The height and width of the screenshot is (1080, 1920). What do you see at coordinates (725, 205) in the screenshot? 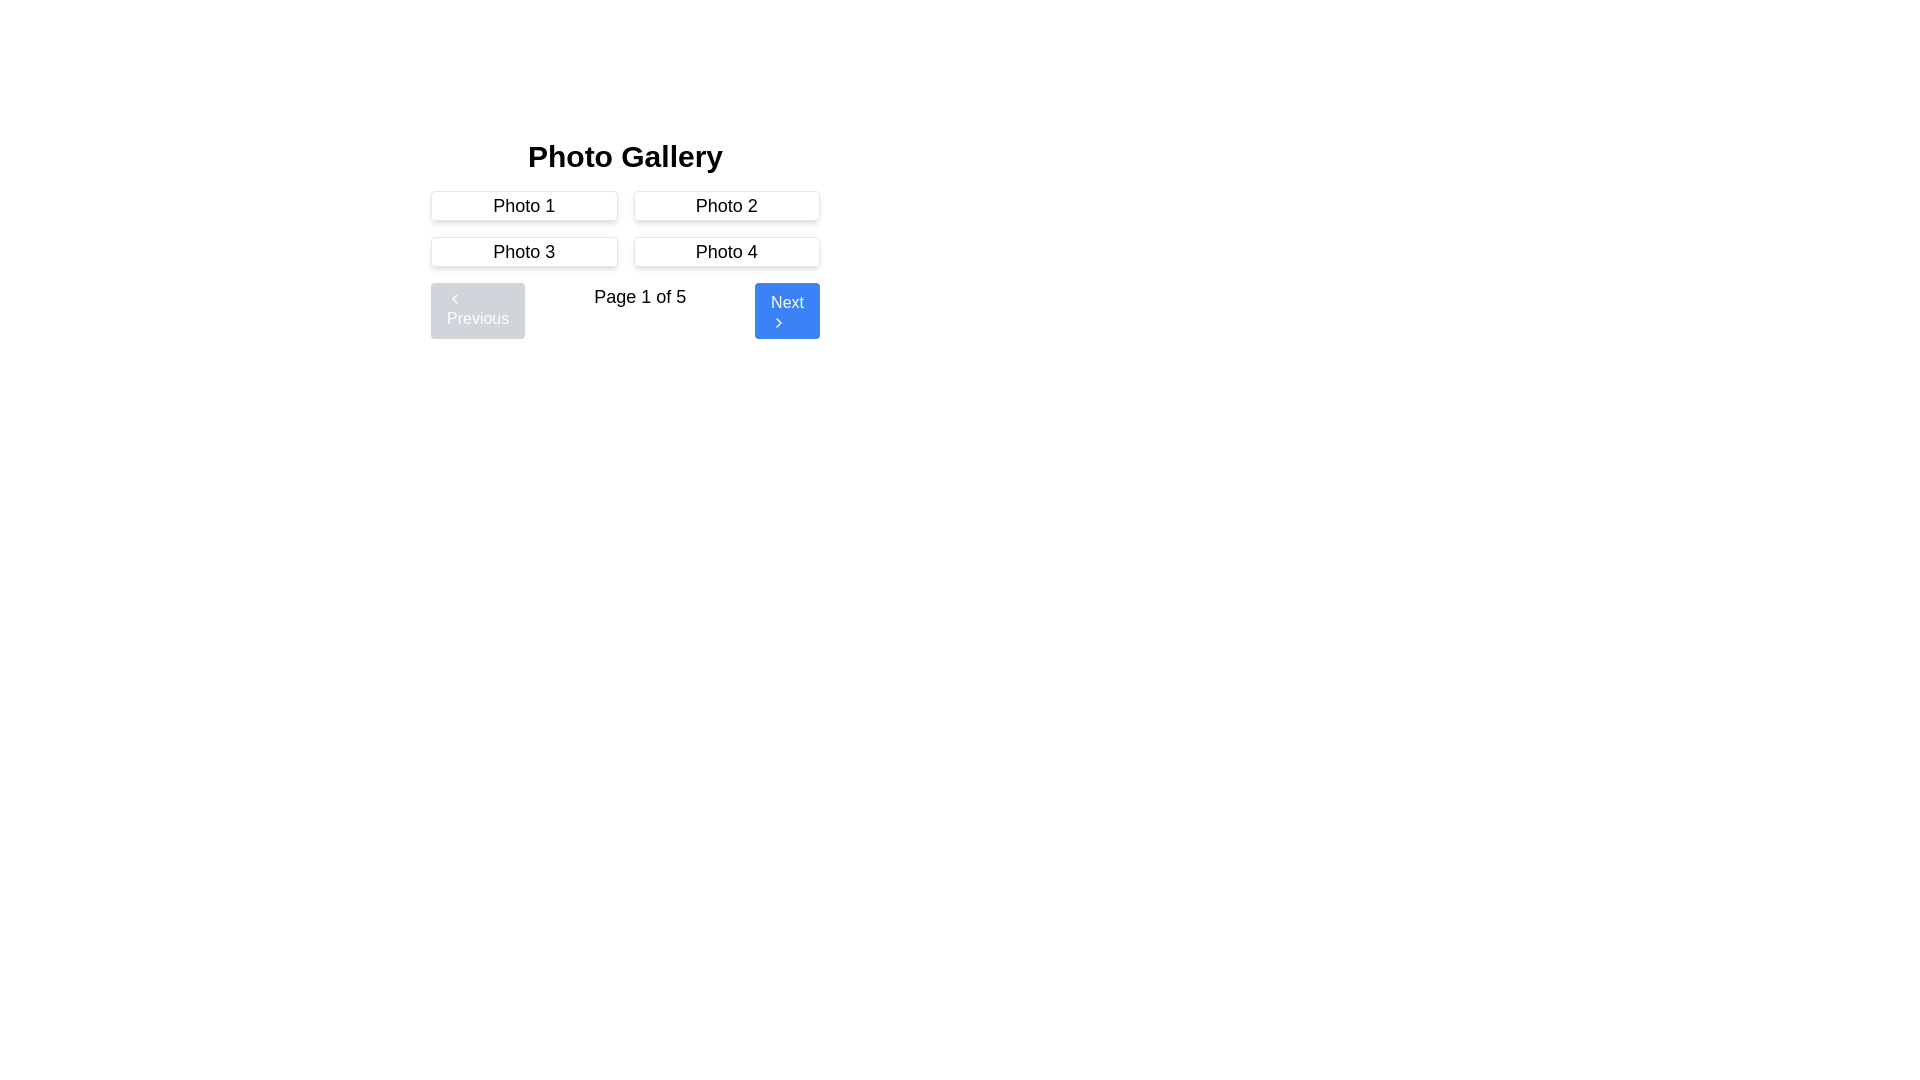
I see `the button labeled 'Photo 2', which is a rectangular button with rounded edges and bold text` at bounding box center [725, 205].